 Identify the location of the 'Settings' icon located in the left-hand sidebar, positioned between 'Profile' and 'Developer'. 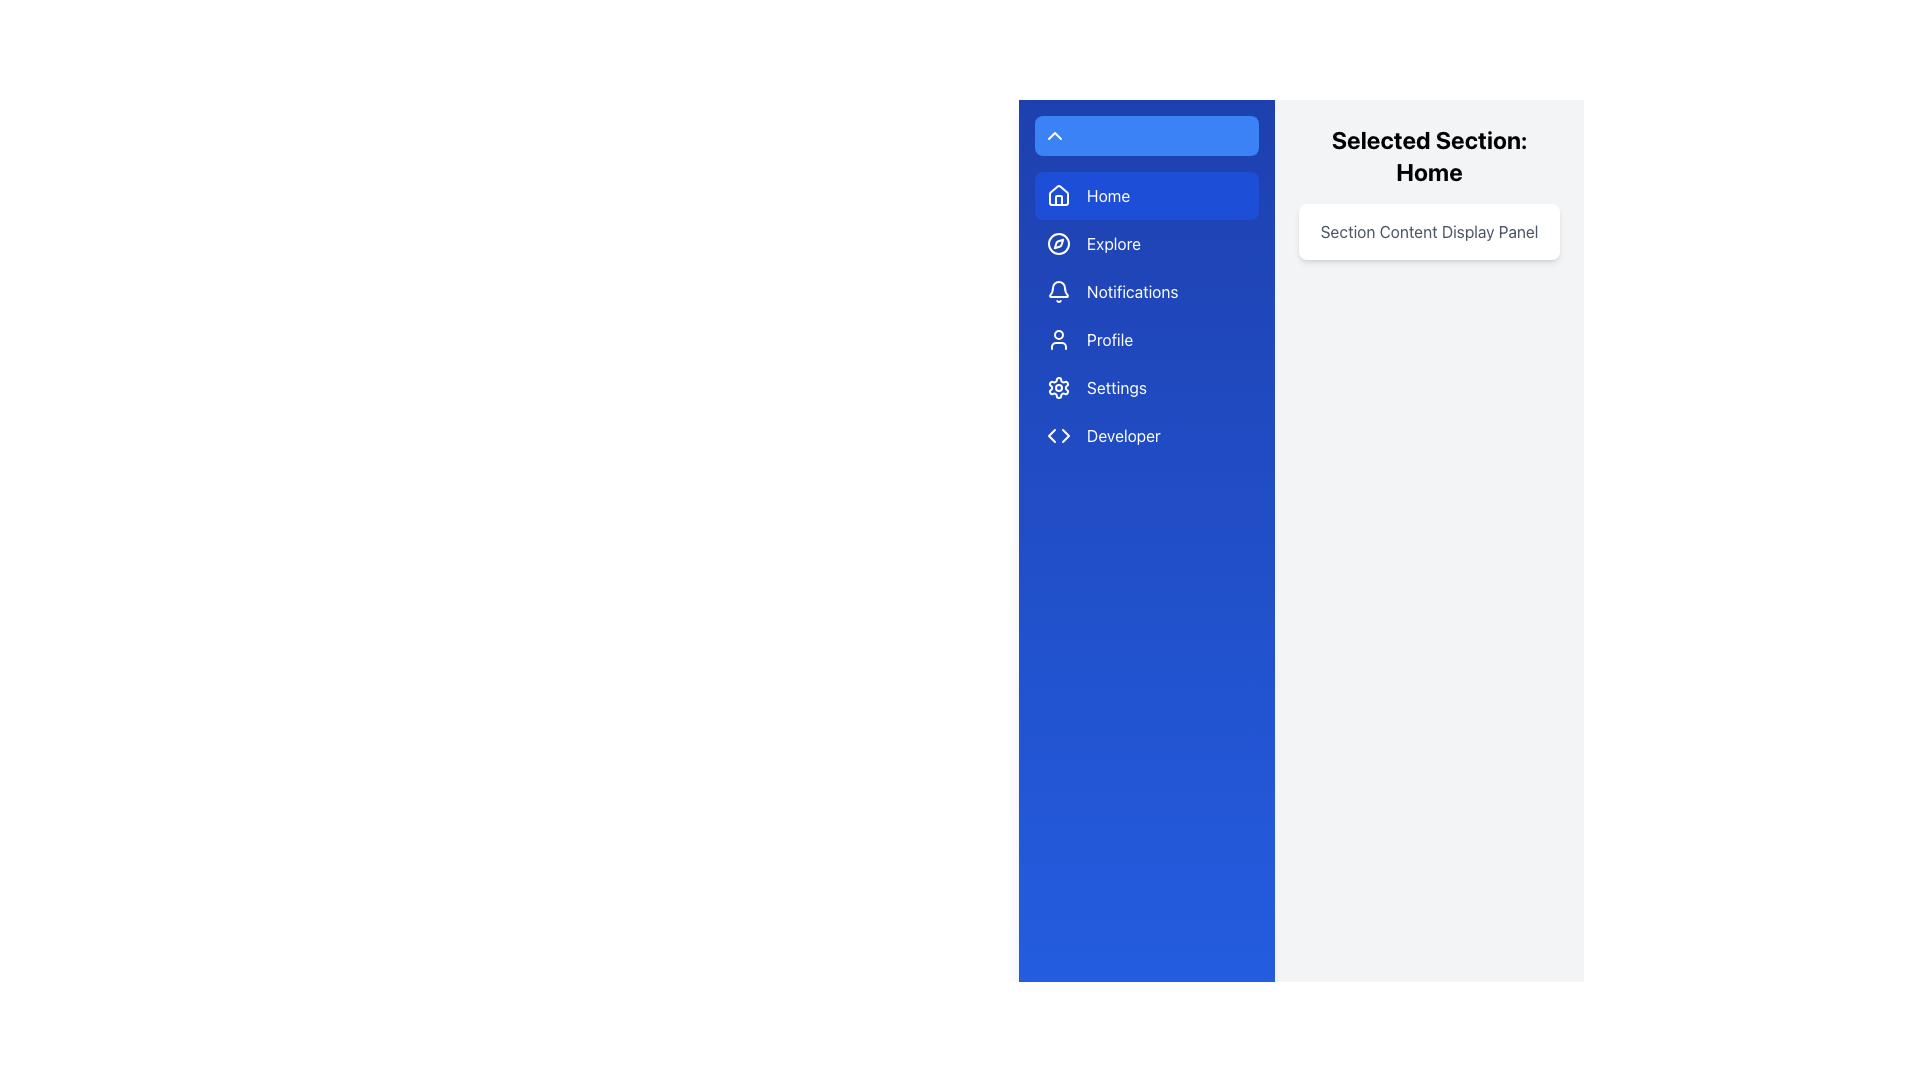
(1058, 388).